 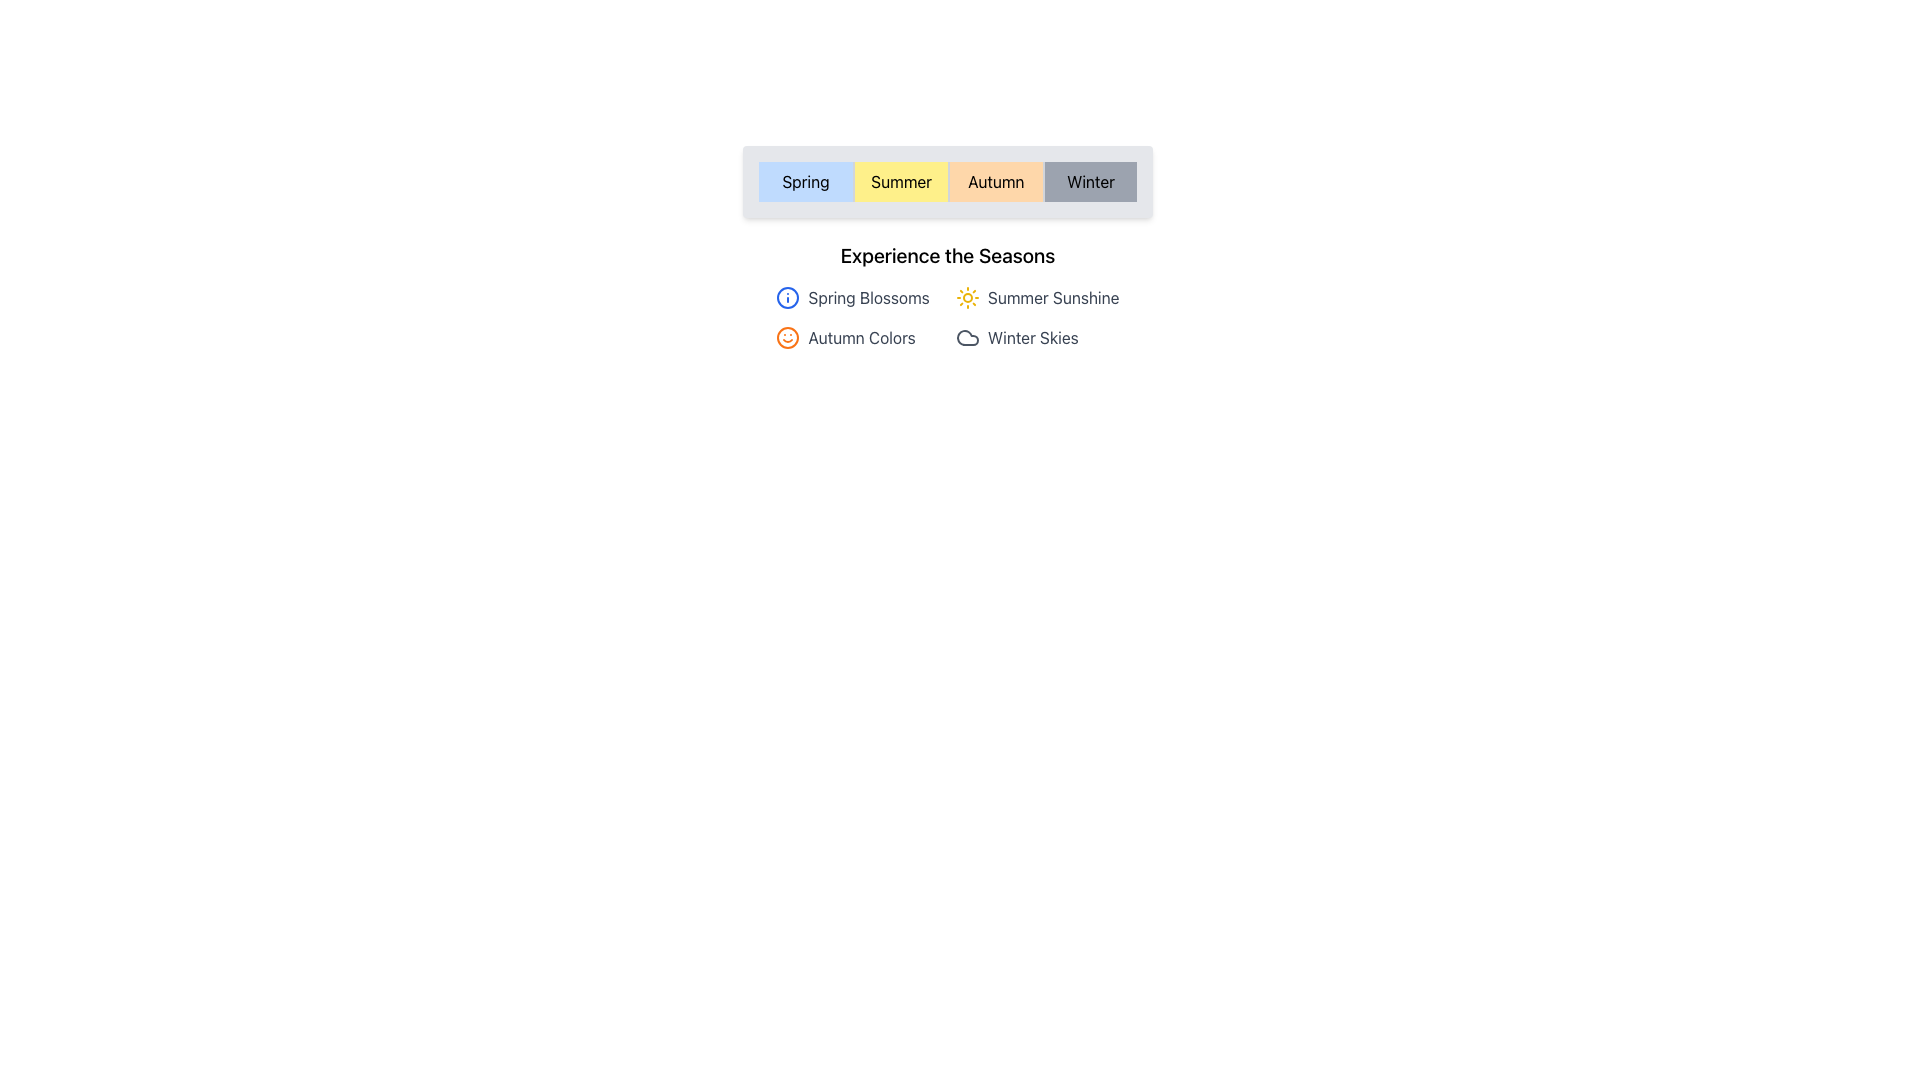 I want to click on the first vector graphic icon associated with the 'Summer Sunshine' label, which is part of the 'Experience the Seasons' group, located in the central lower section of the interface, so click(x=968, y=297).